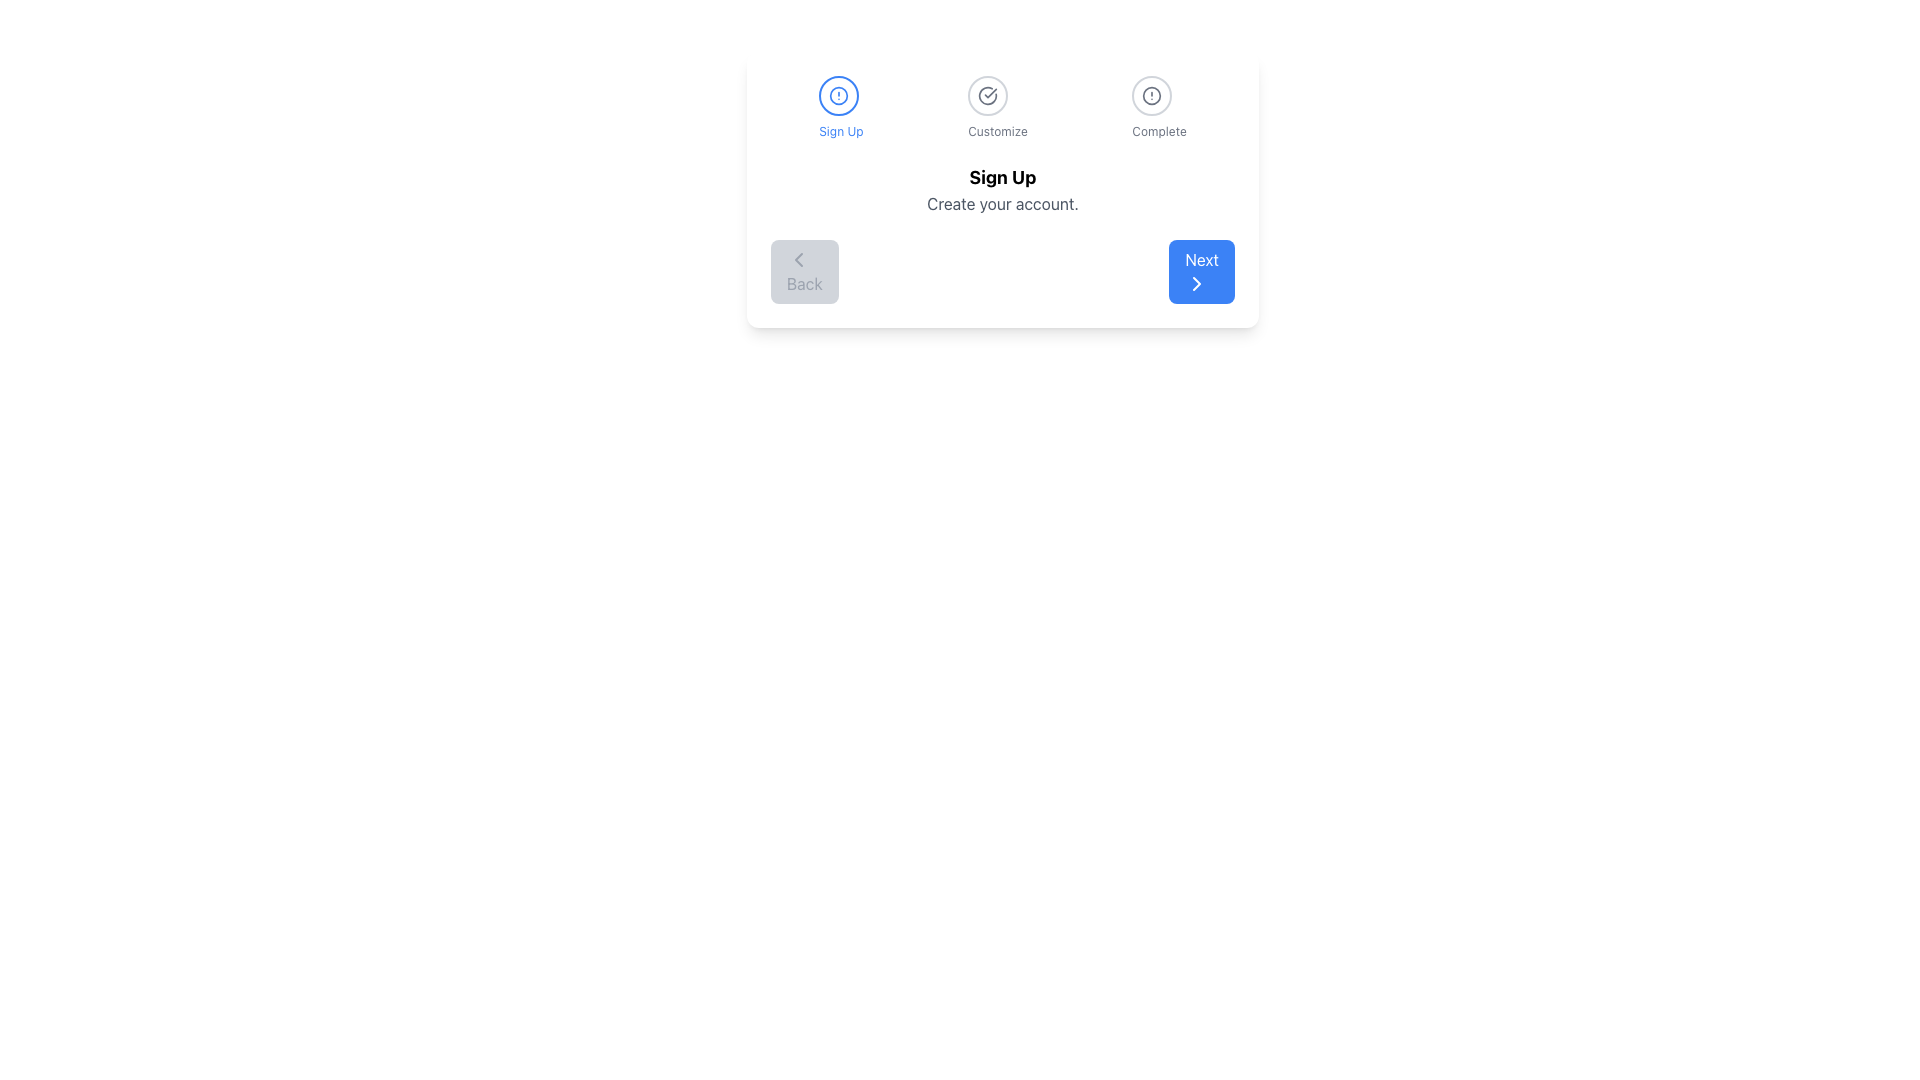  Describe the element at coordinates (988, 96) in the screenshot. I see `the Step Indicator Icon representing the 'Customize' step in the multi-step process` at that location.